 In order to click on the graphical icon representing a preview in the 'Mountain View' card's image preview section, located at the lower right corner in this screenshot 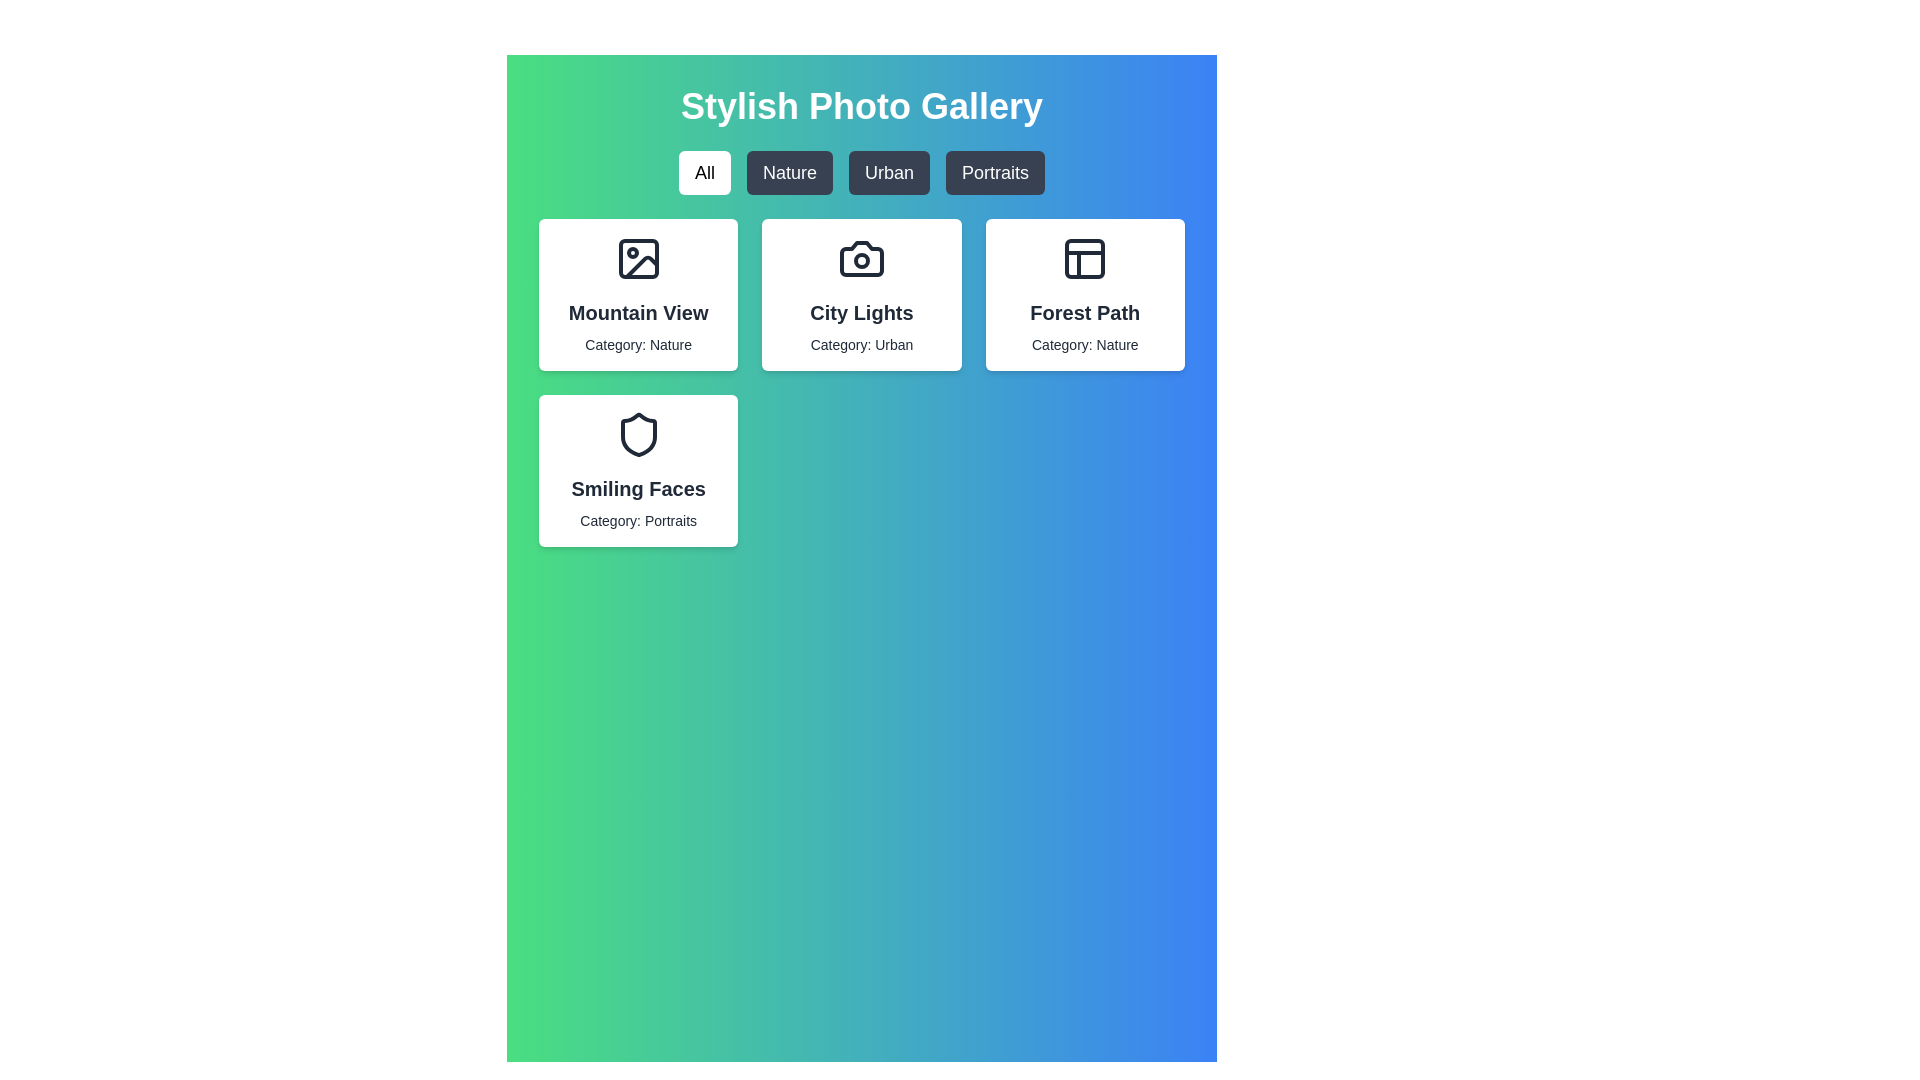, I will do `click(641, 266)`.